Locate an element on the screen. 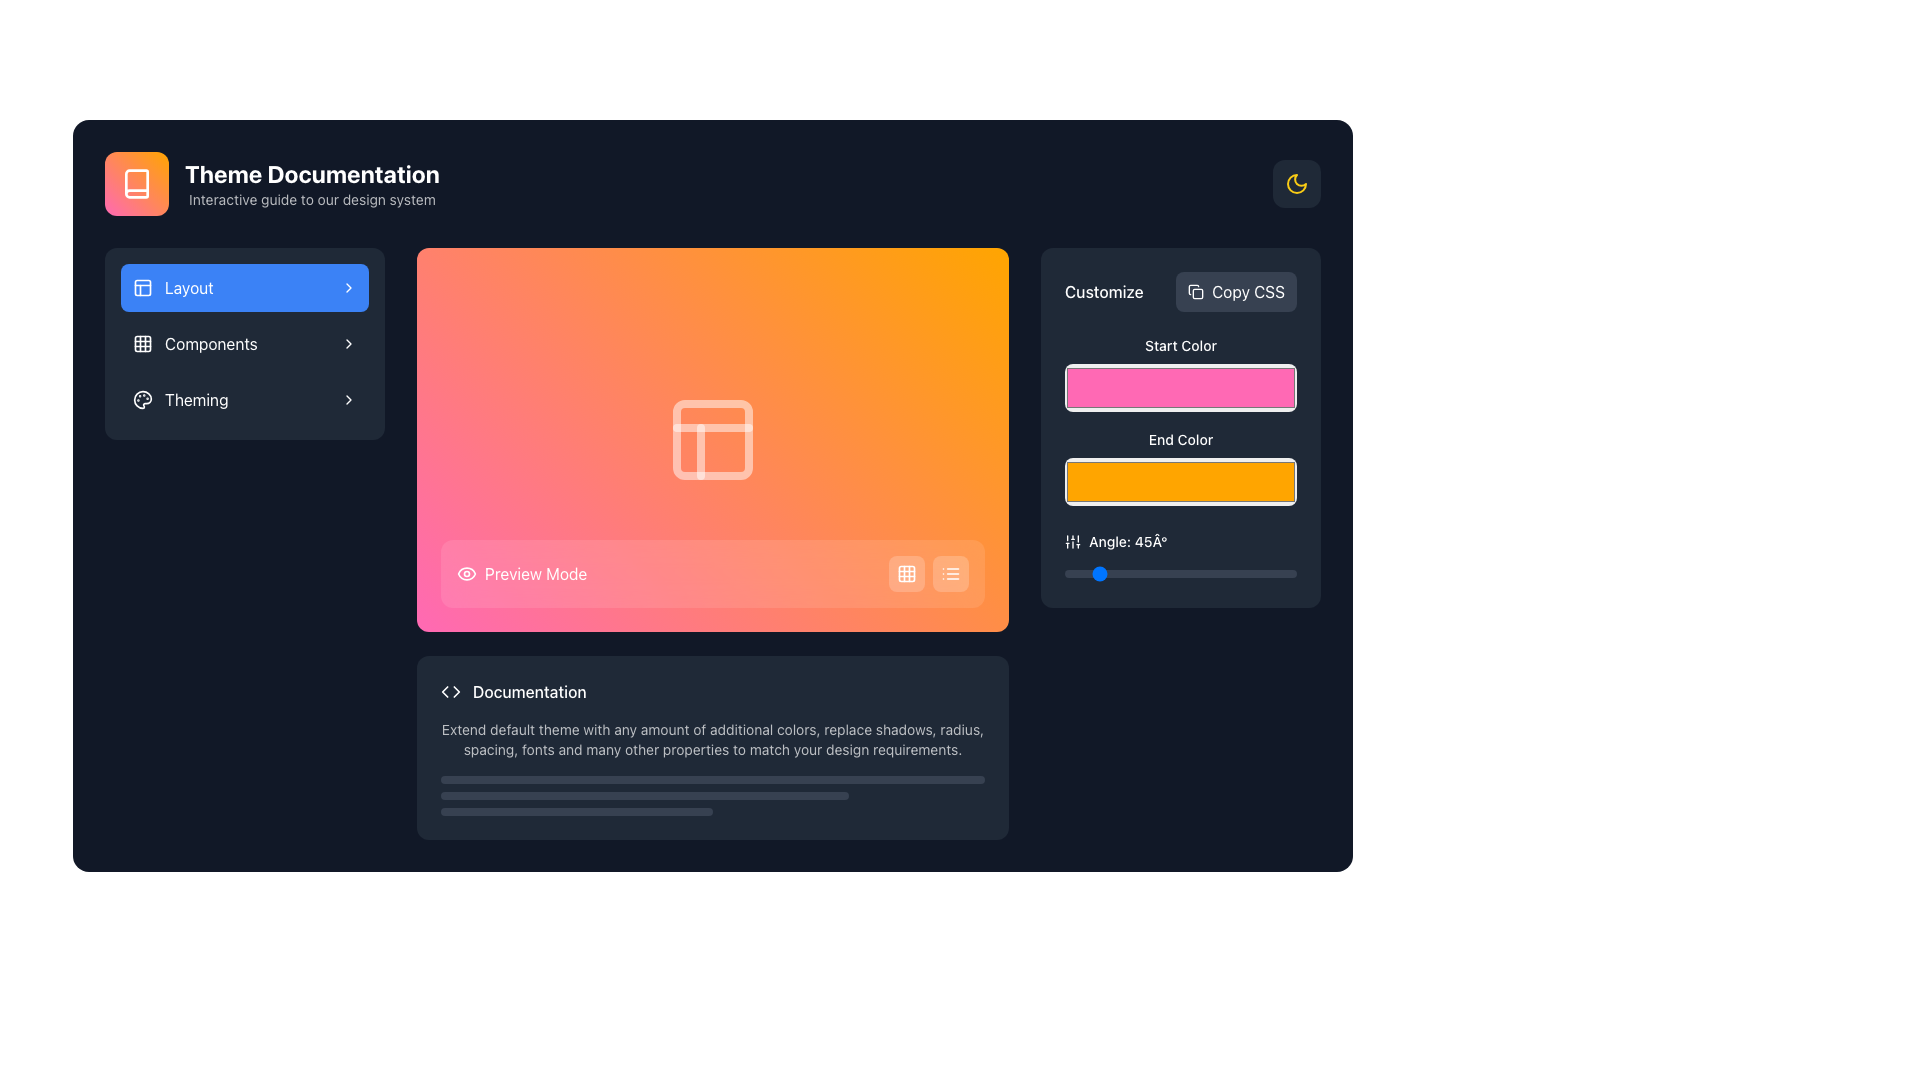 The image size is (1920, 1080). the gradient customization component located in the right panel under the 'Customize' header, just below the 'Copy CSS' button, to adjust gradient properties is located at coordinates (1180, 459).